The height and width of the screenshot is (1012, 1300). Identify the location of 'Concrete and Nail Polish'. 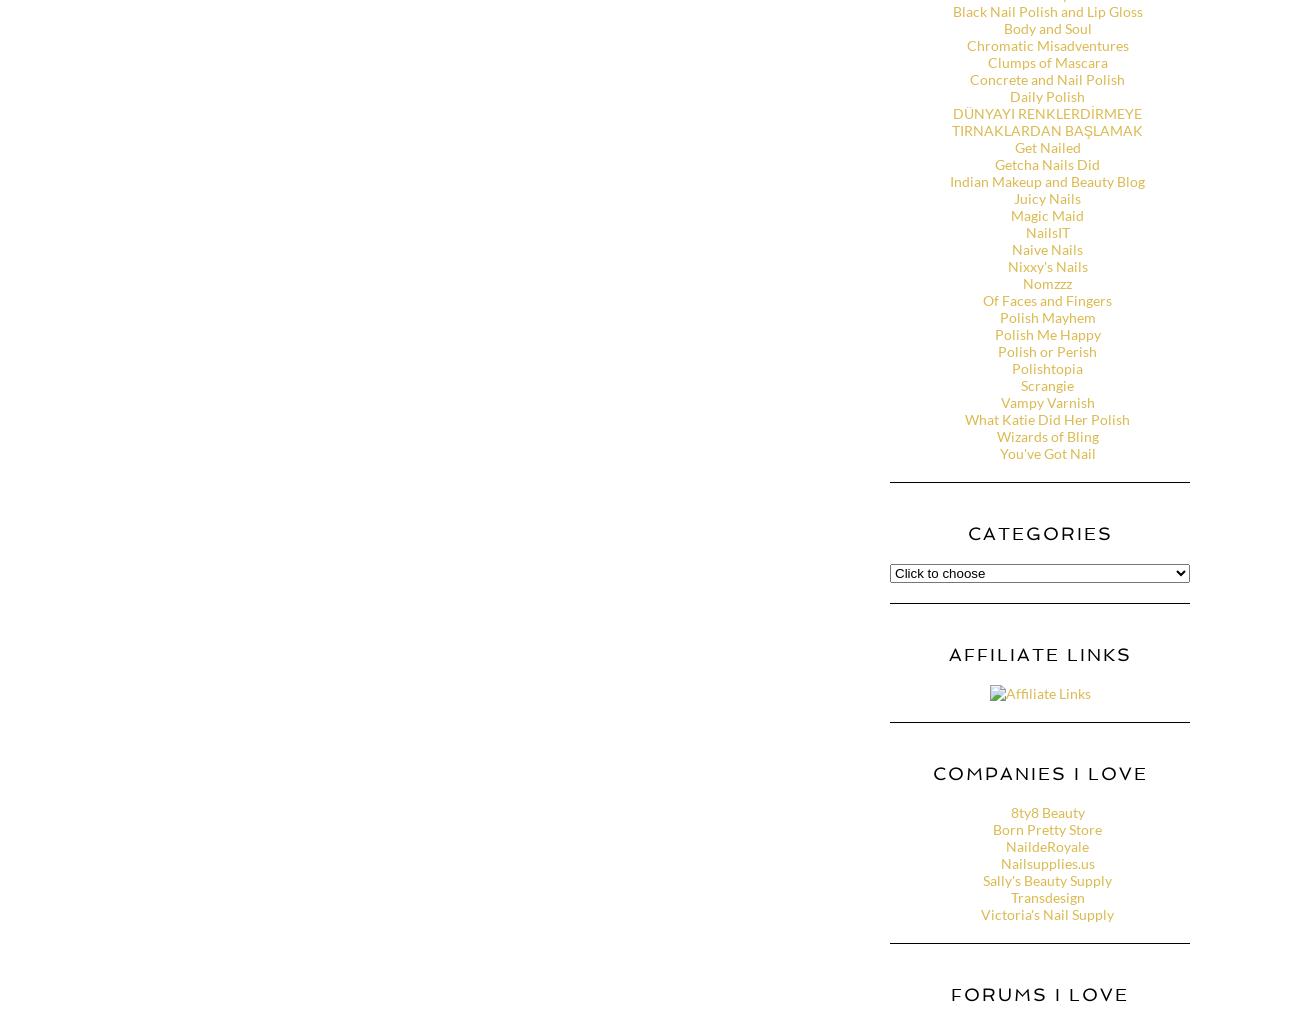
(970, 78).